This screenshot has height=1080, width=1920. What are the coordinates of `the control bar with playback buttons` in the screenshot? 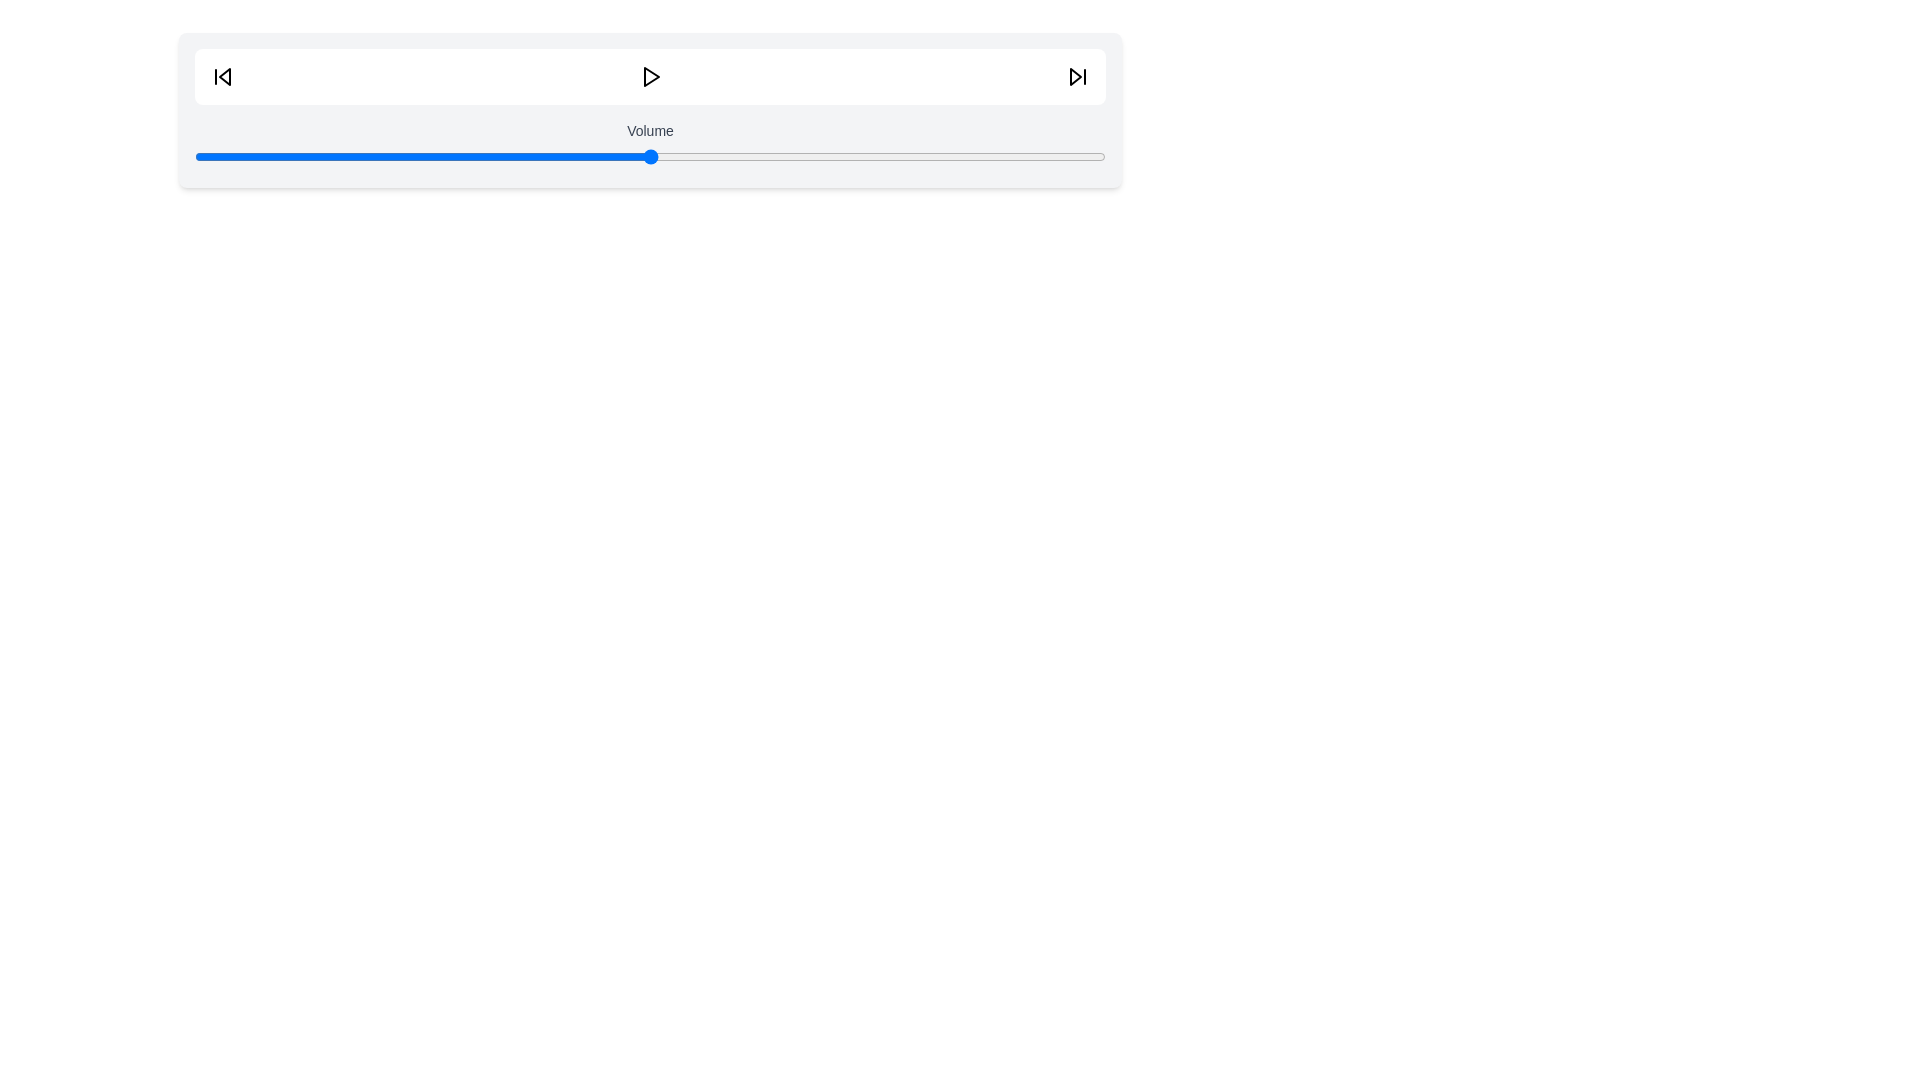 It's located at (650, 76).